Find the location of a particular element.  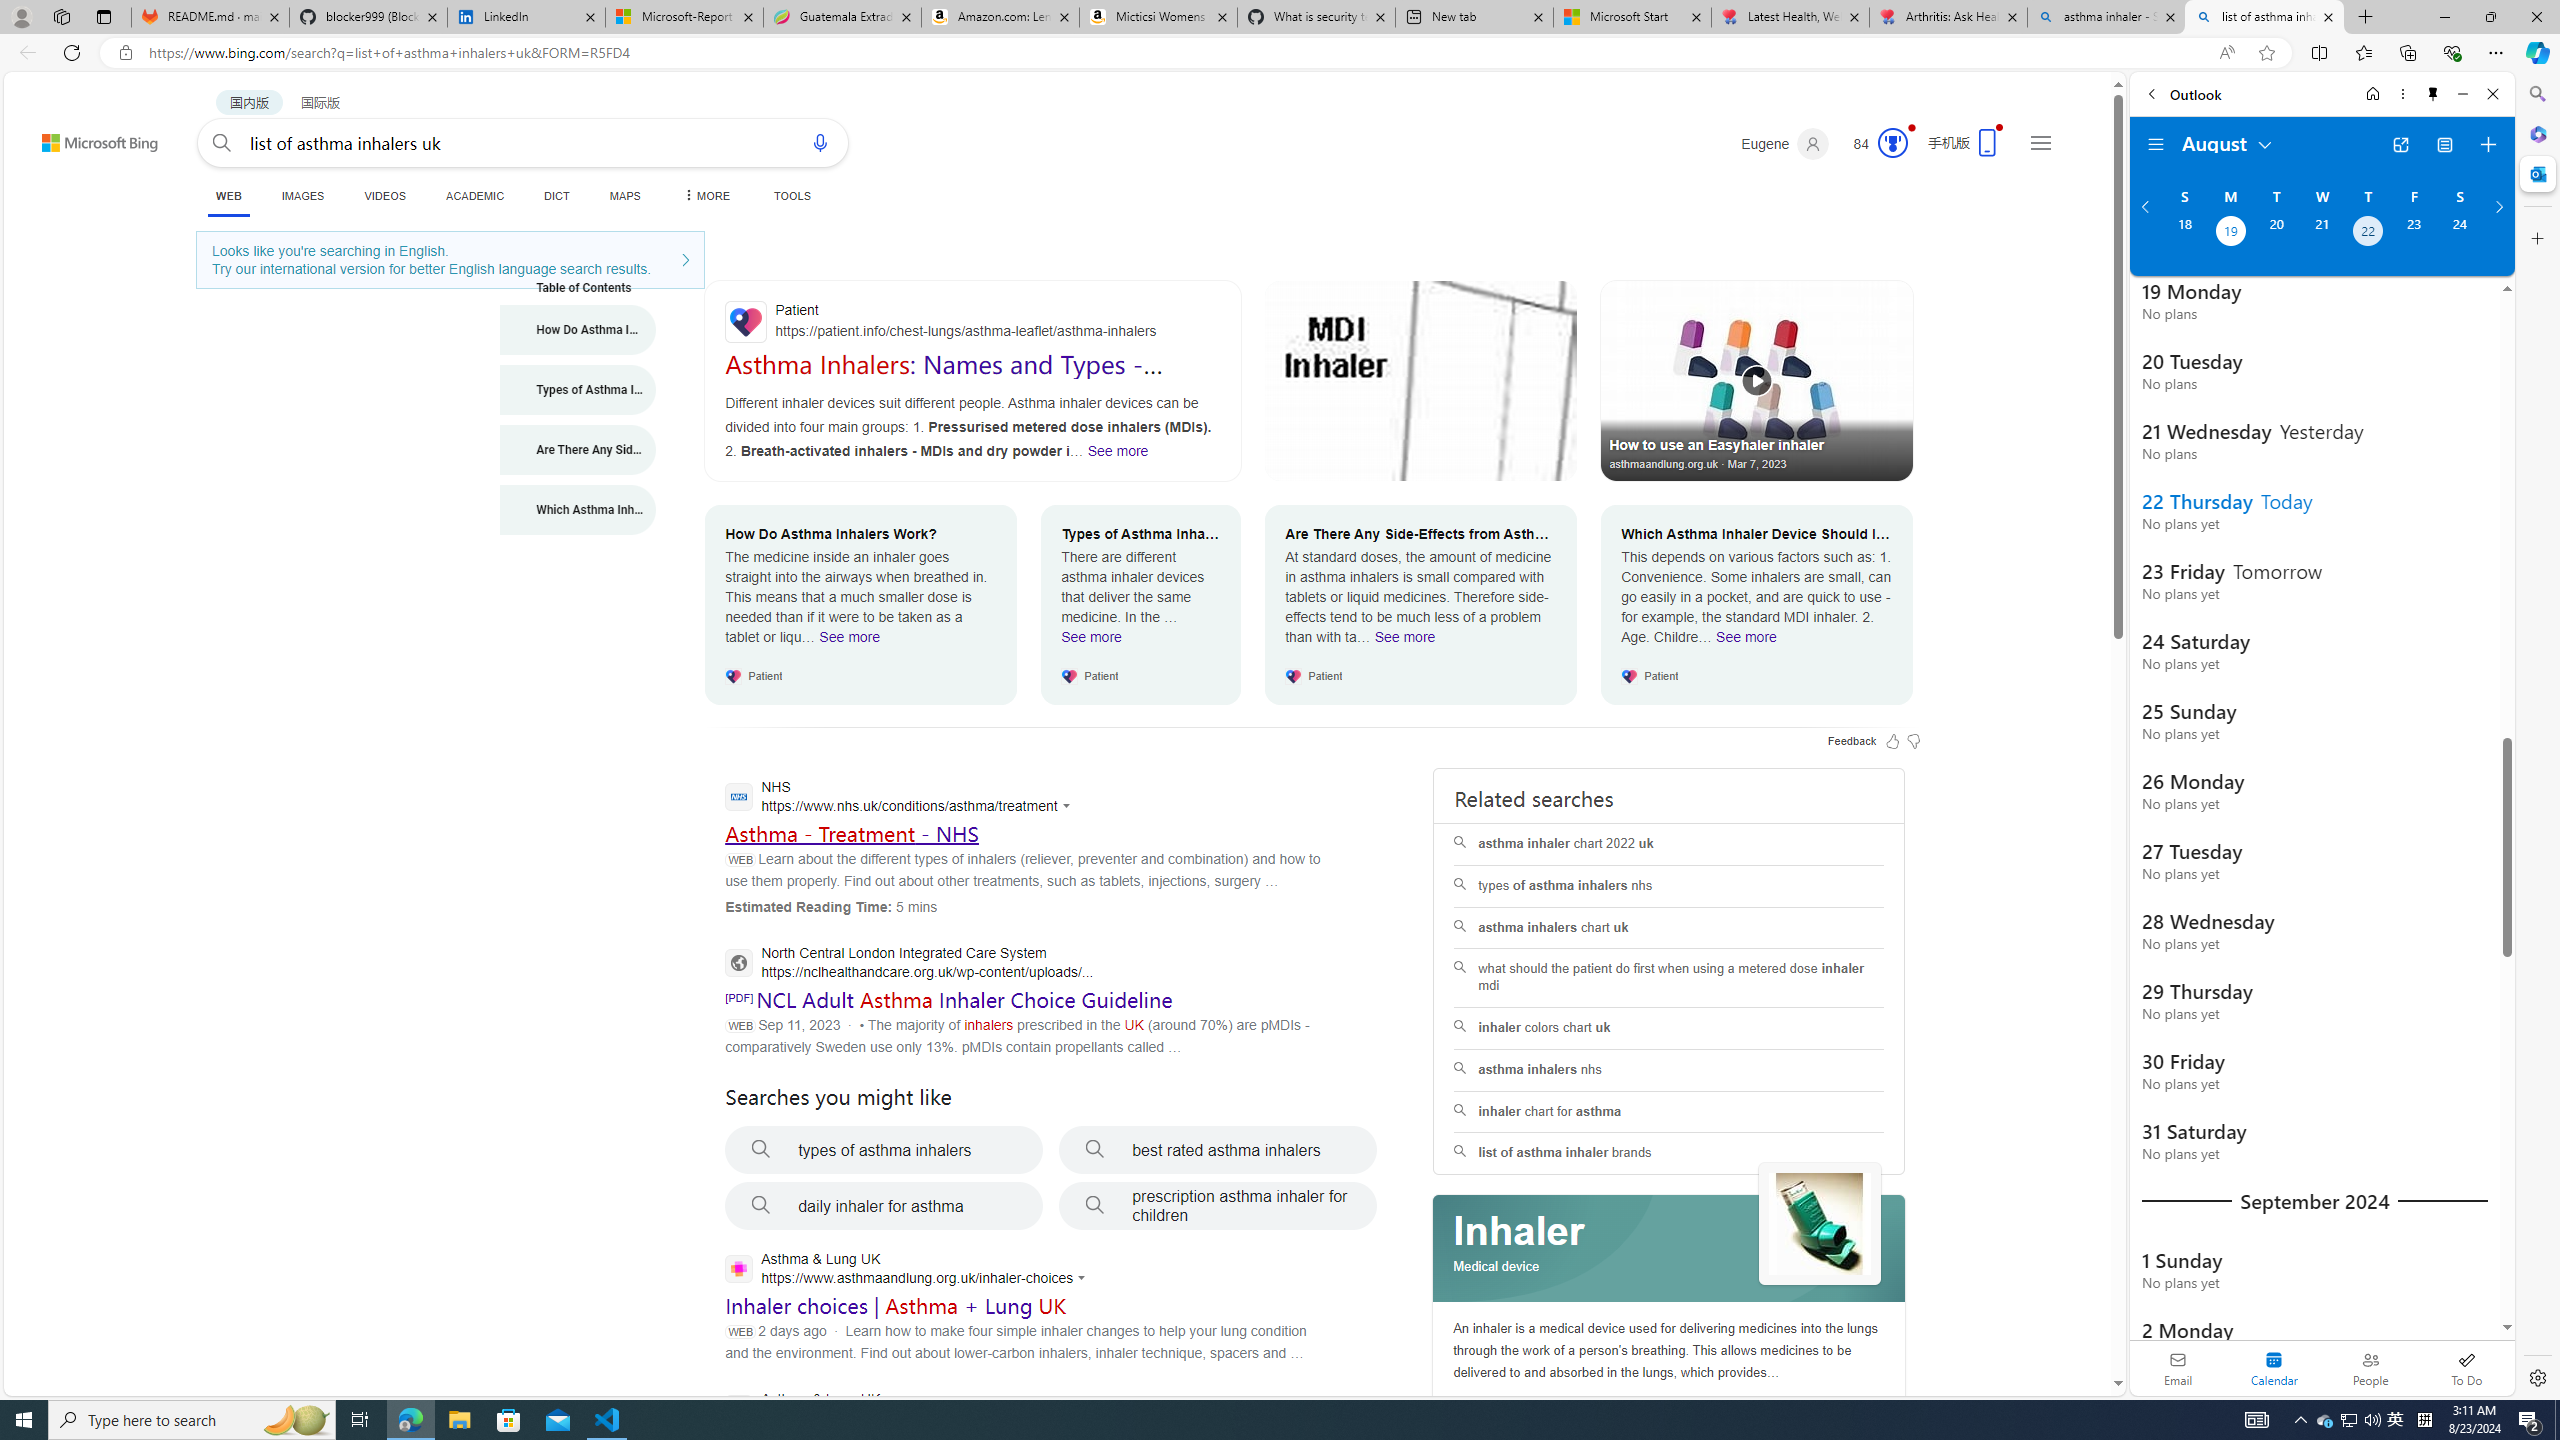

'daily inhaler for asthma' is located at coordinates (884, 1206).